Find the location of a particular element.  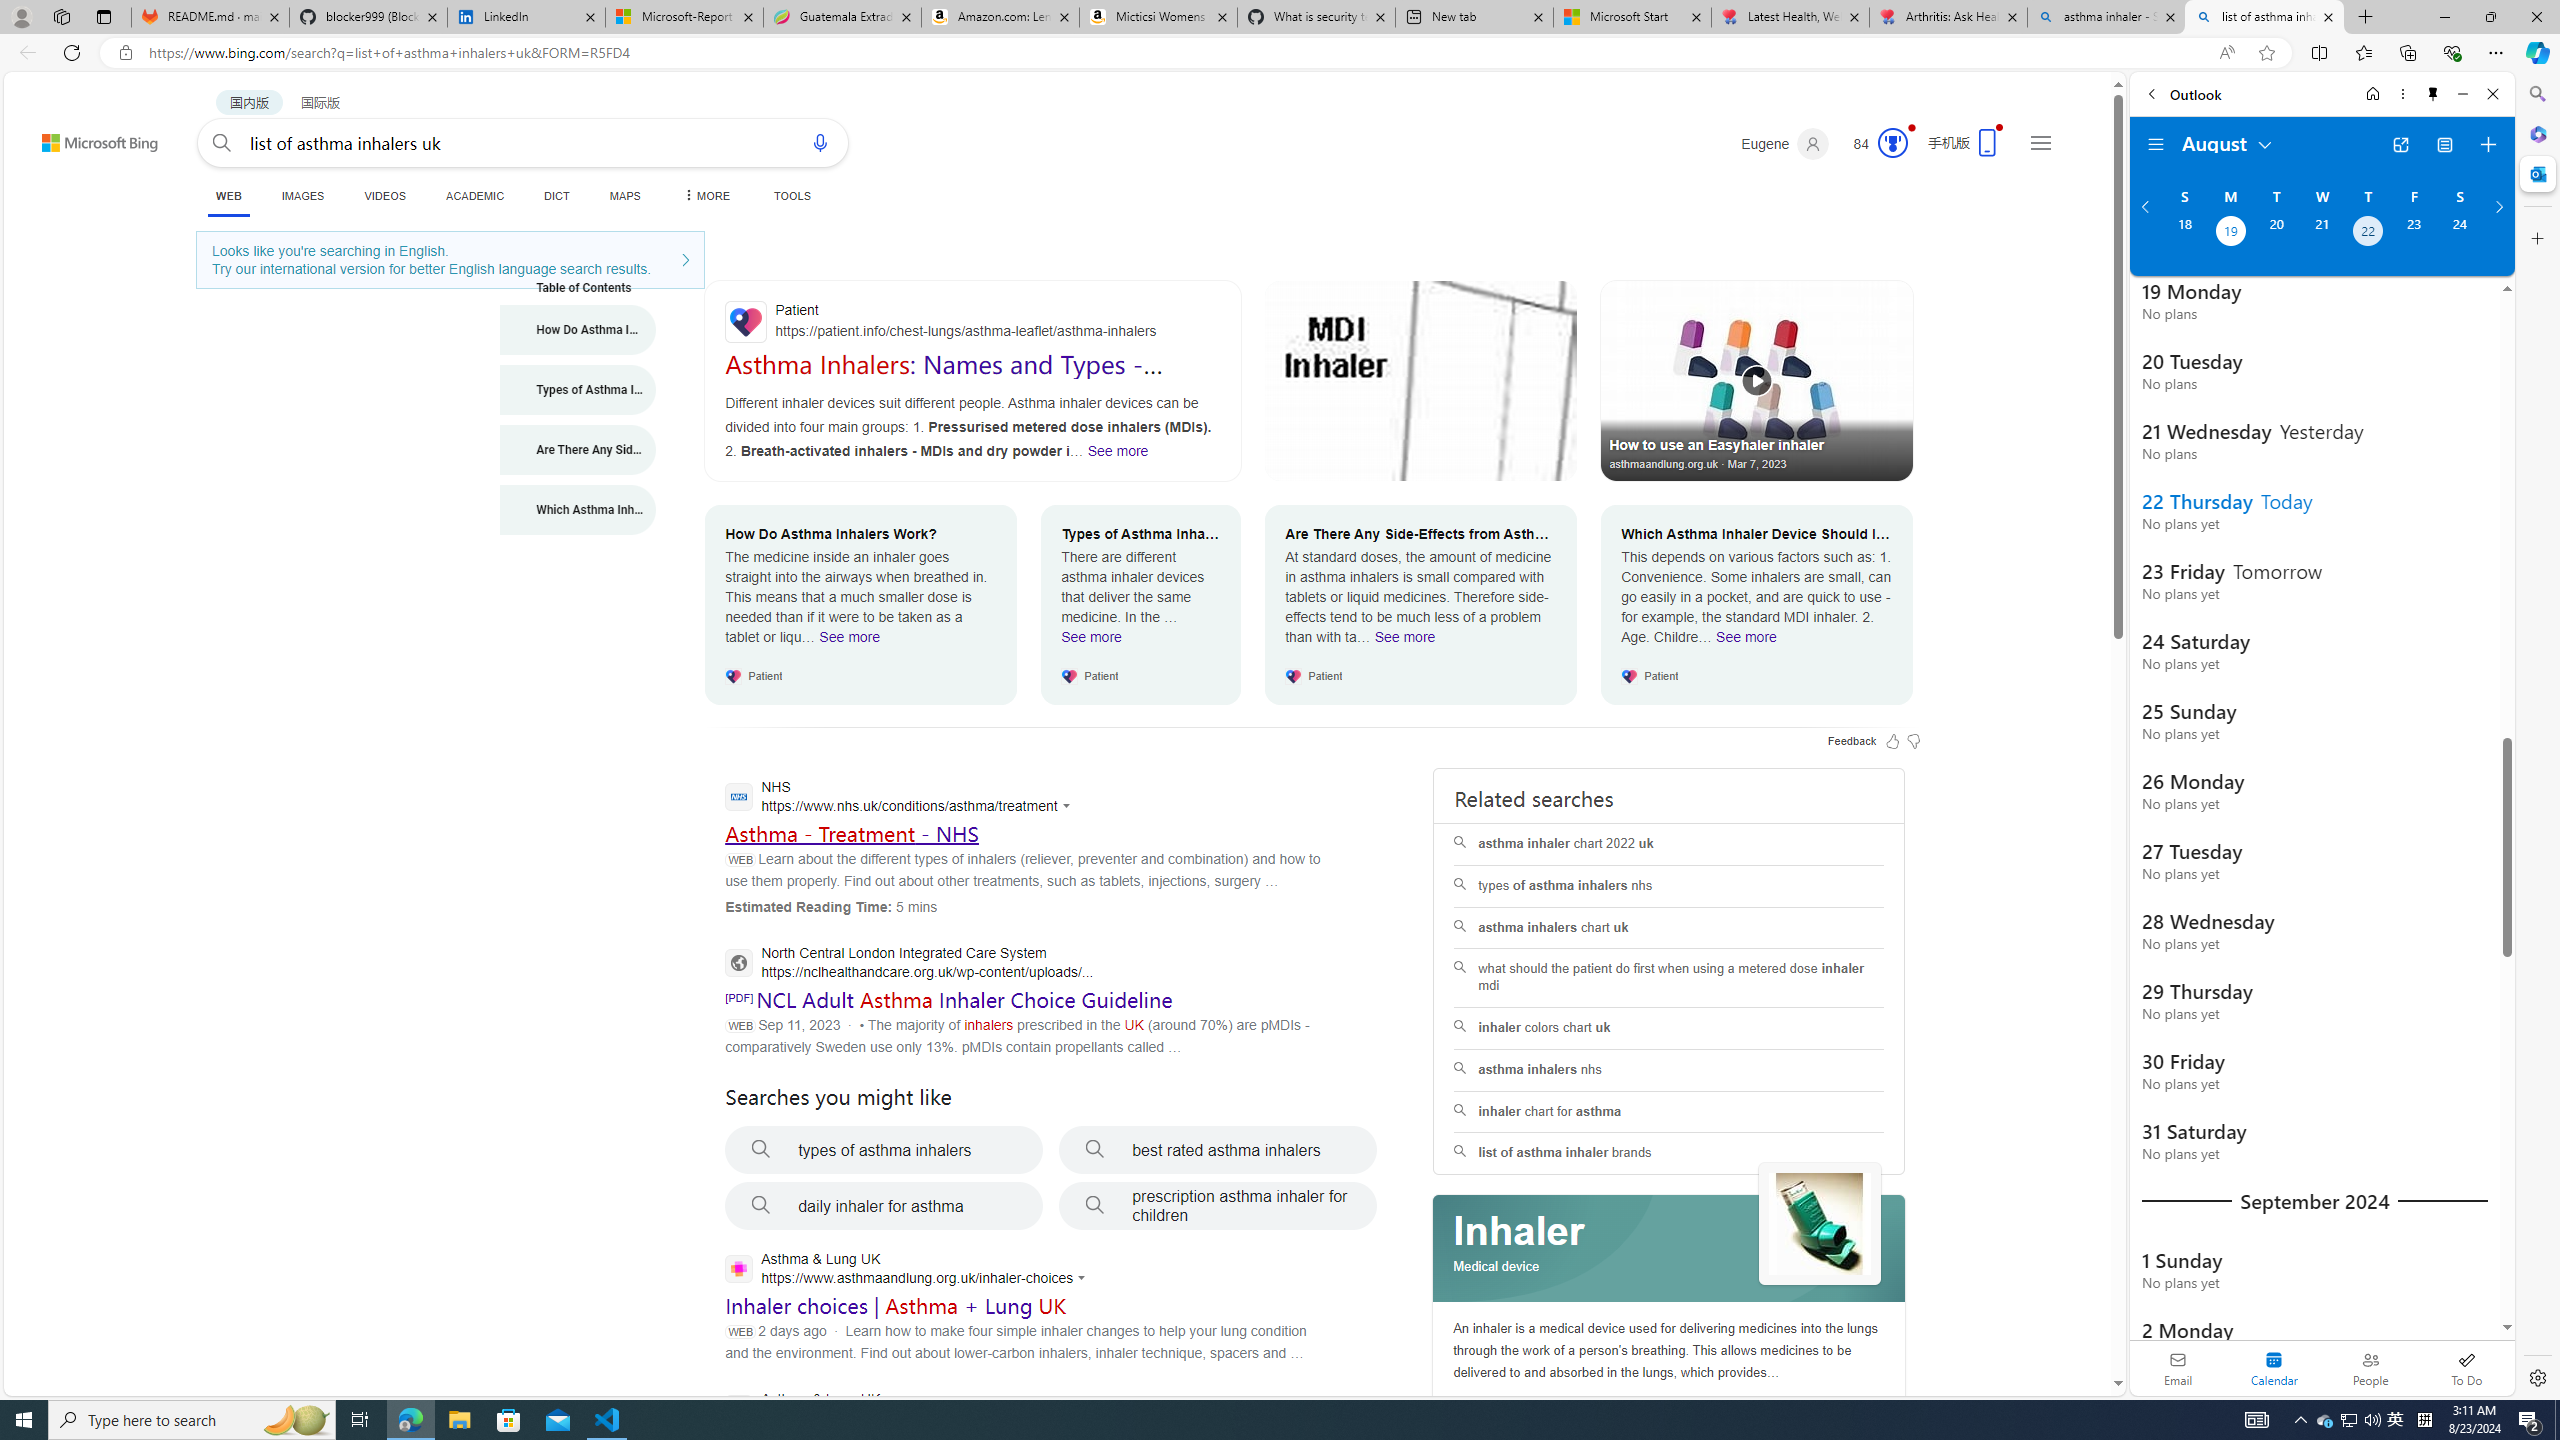

'daily inhaler for asthma' is located at coordinates (884, 1206).